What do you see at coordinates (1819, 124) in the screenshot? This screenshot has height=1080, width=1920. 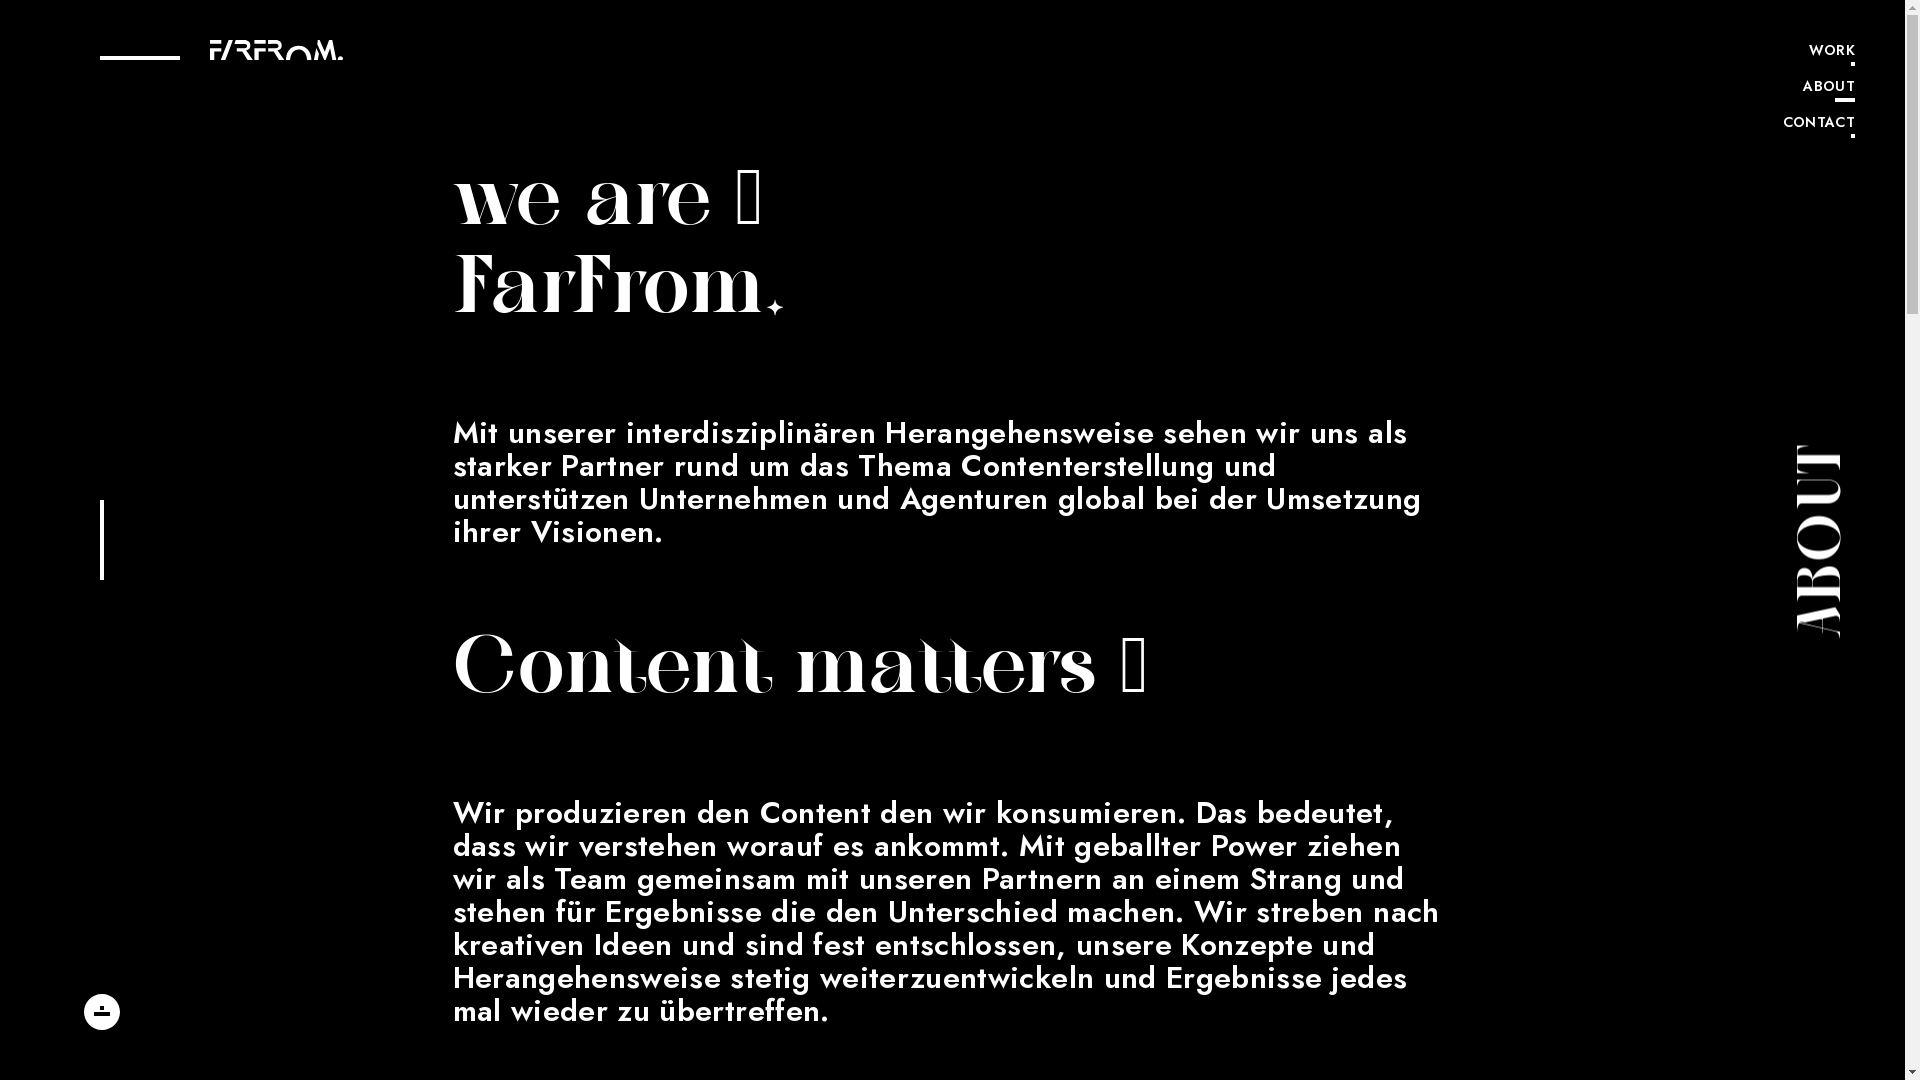 I see `'CONTACT'` at bounding box center [1819, 124].